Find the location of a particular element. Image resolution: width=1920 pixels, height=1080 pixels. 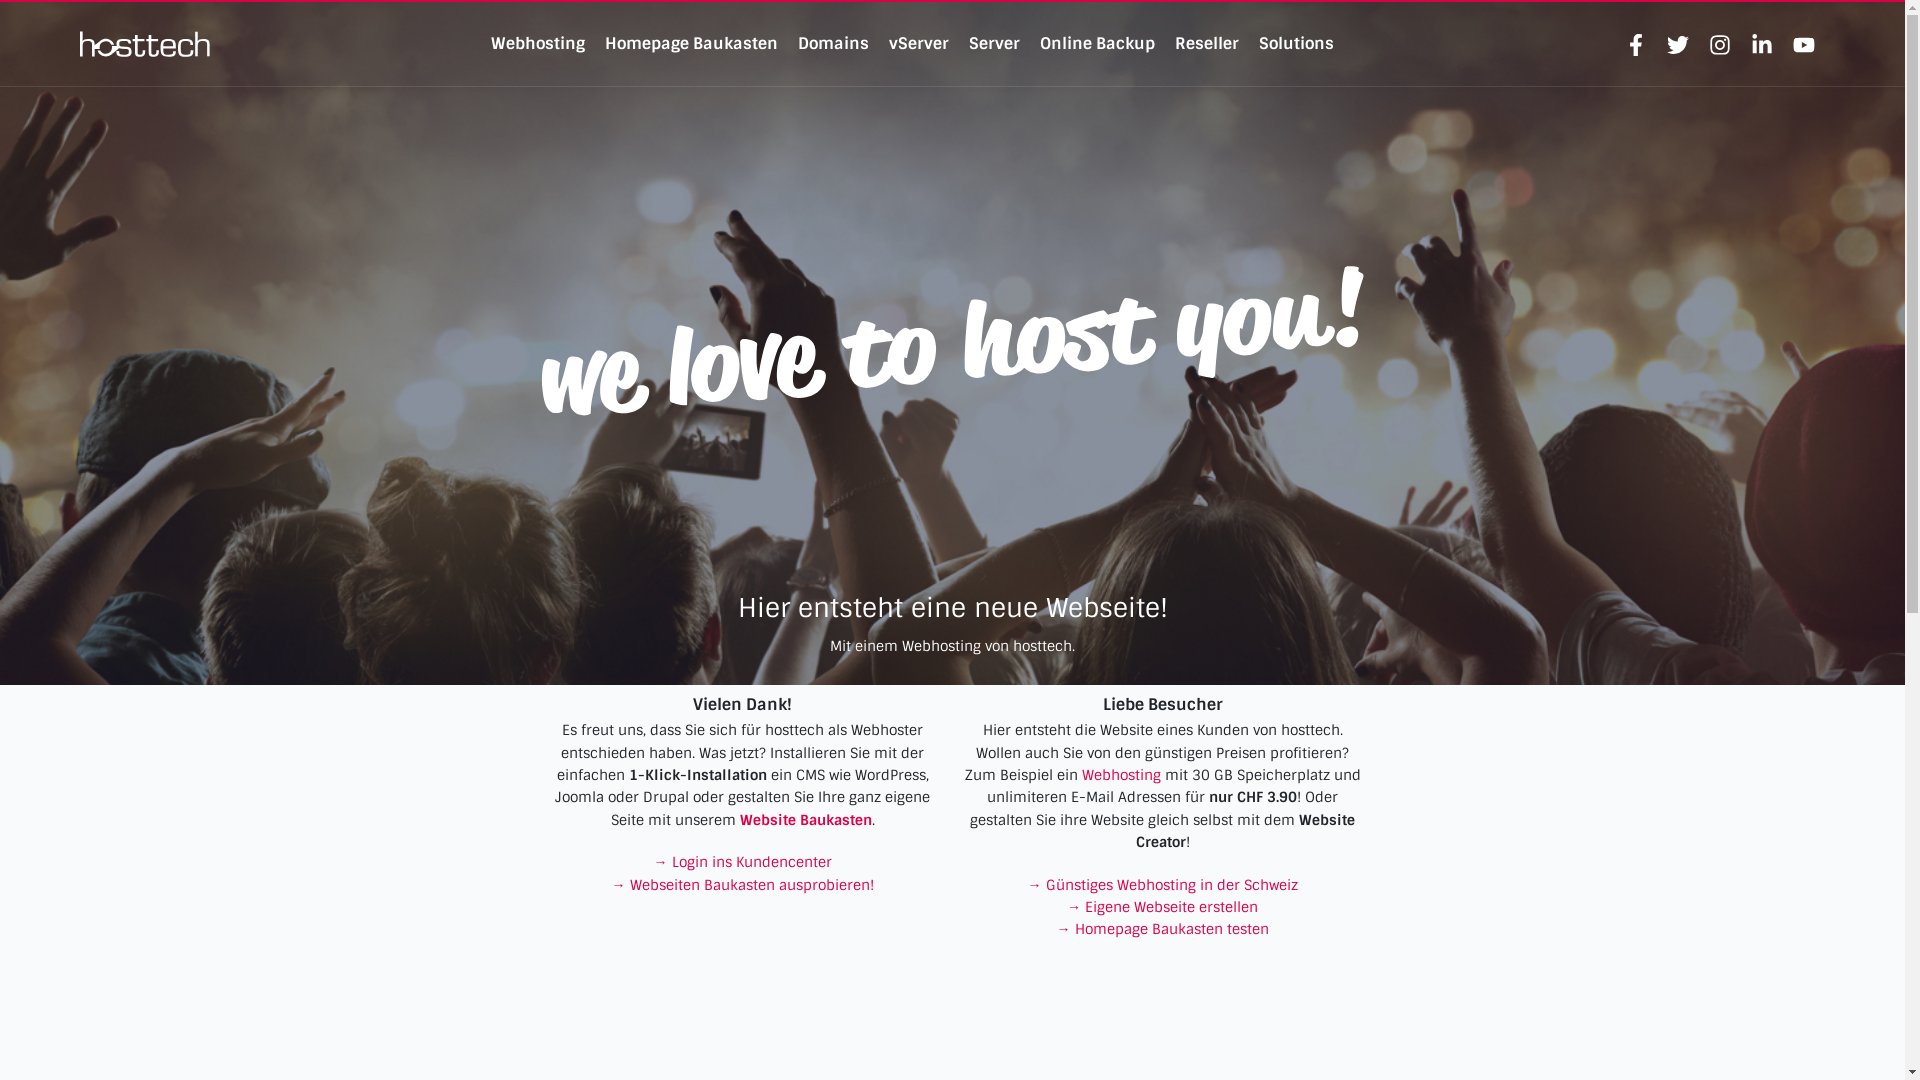

'Reseller' is located at coordinates (1205, 43).